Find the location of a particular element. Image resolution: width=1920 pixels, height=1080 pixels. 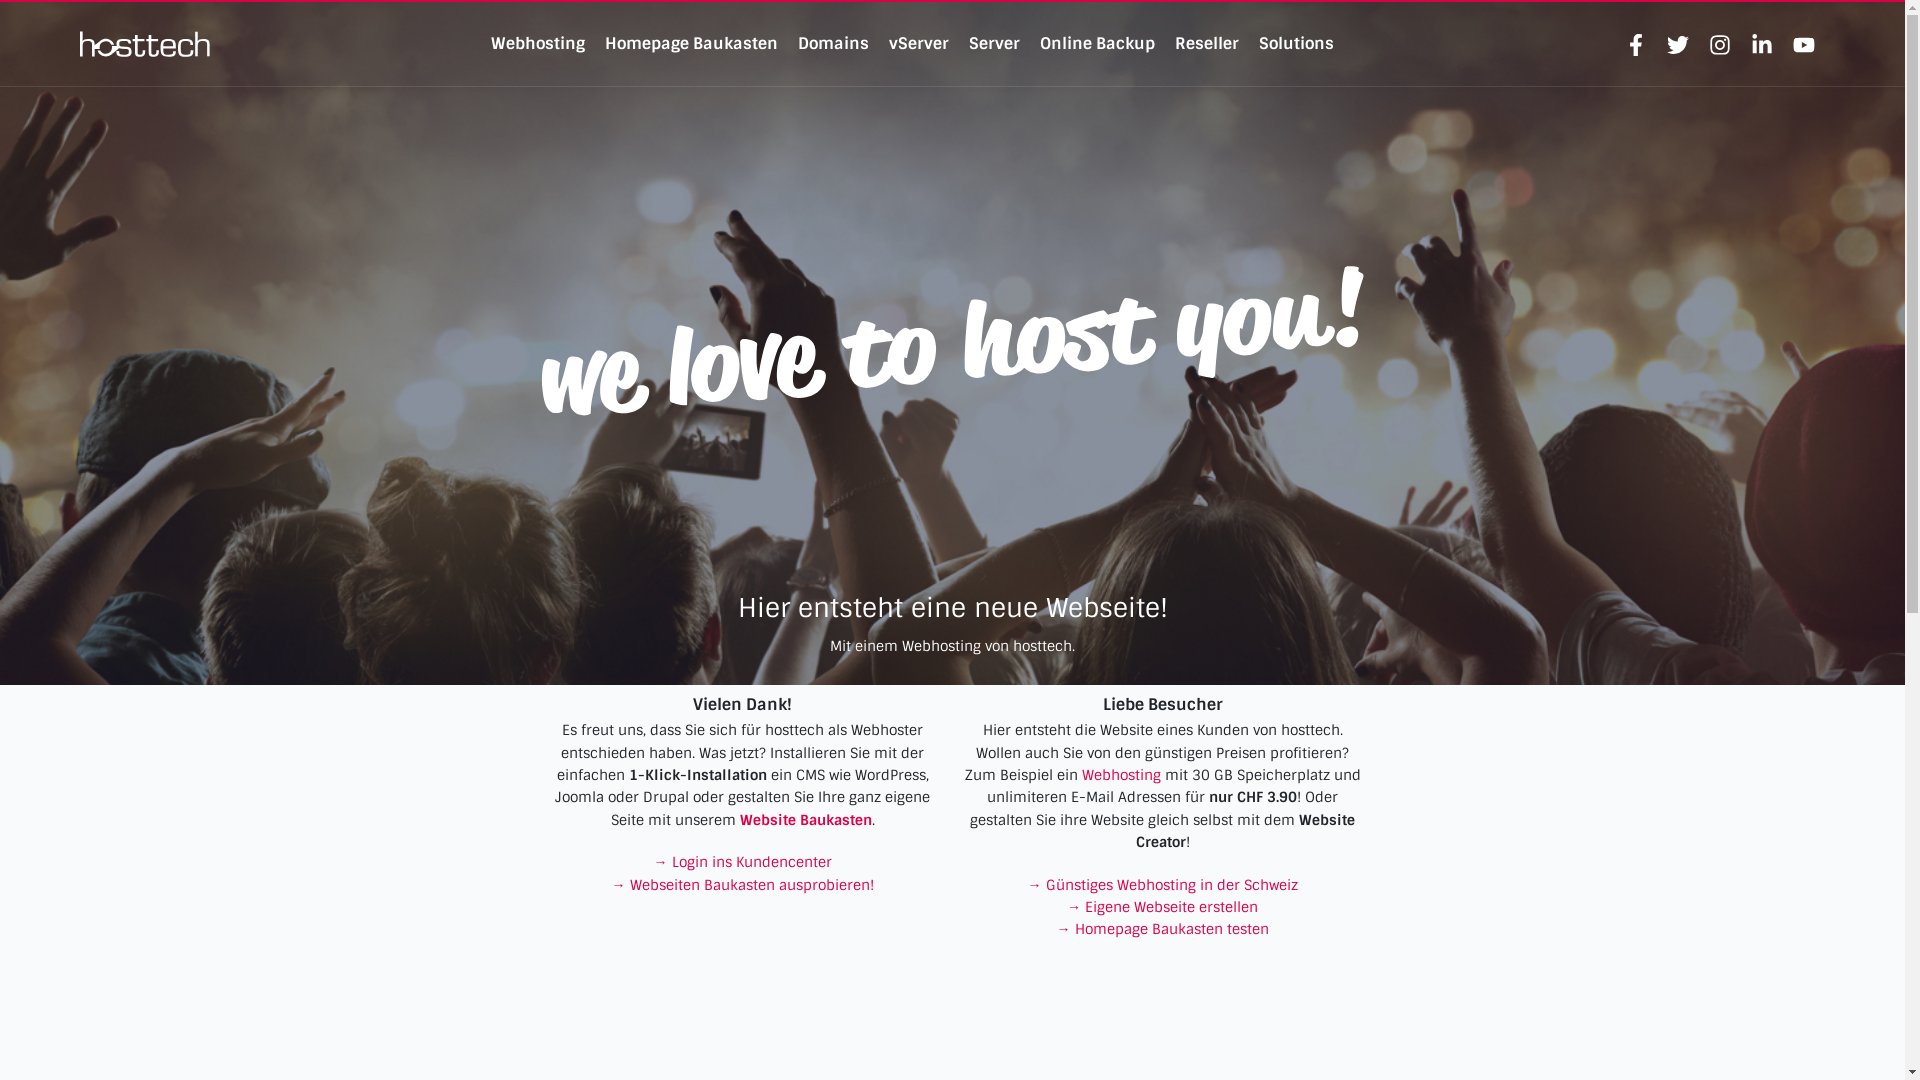

'Reseller' is located at coordinates (1205, 43).